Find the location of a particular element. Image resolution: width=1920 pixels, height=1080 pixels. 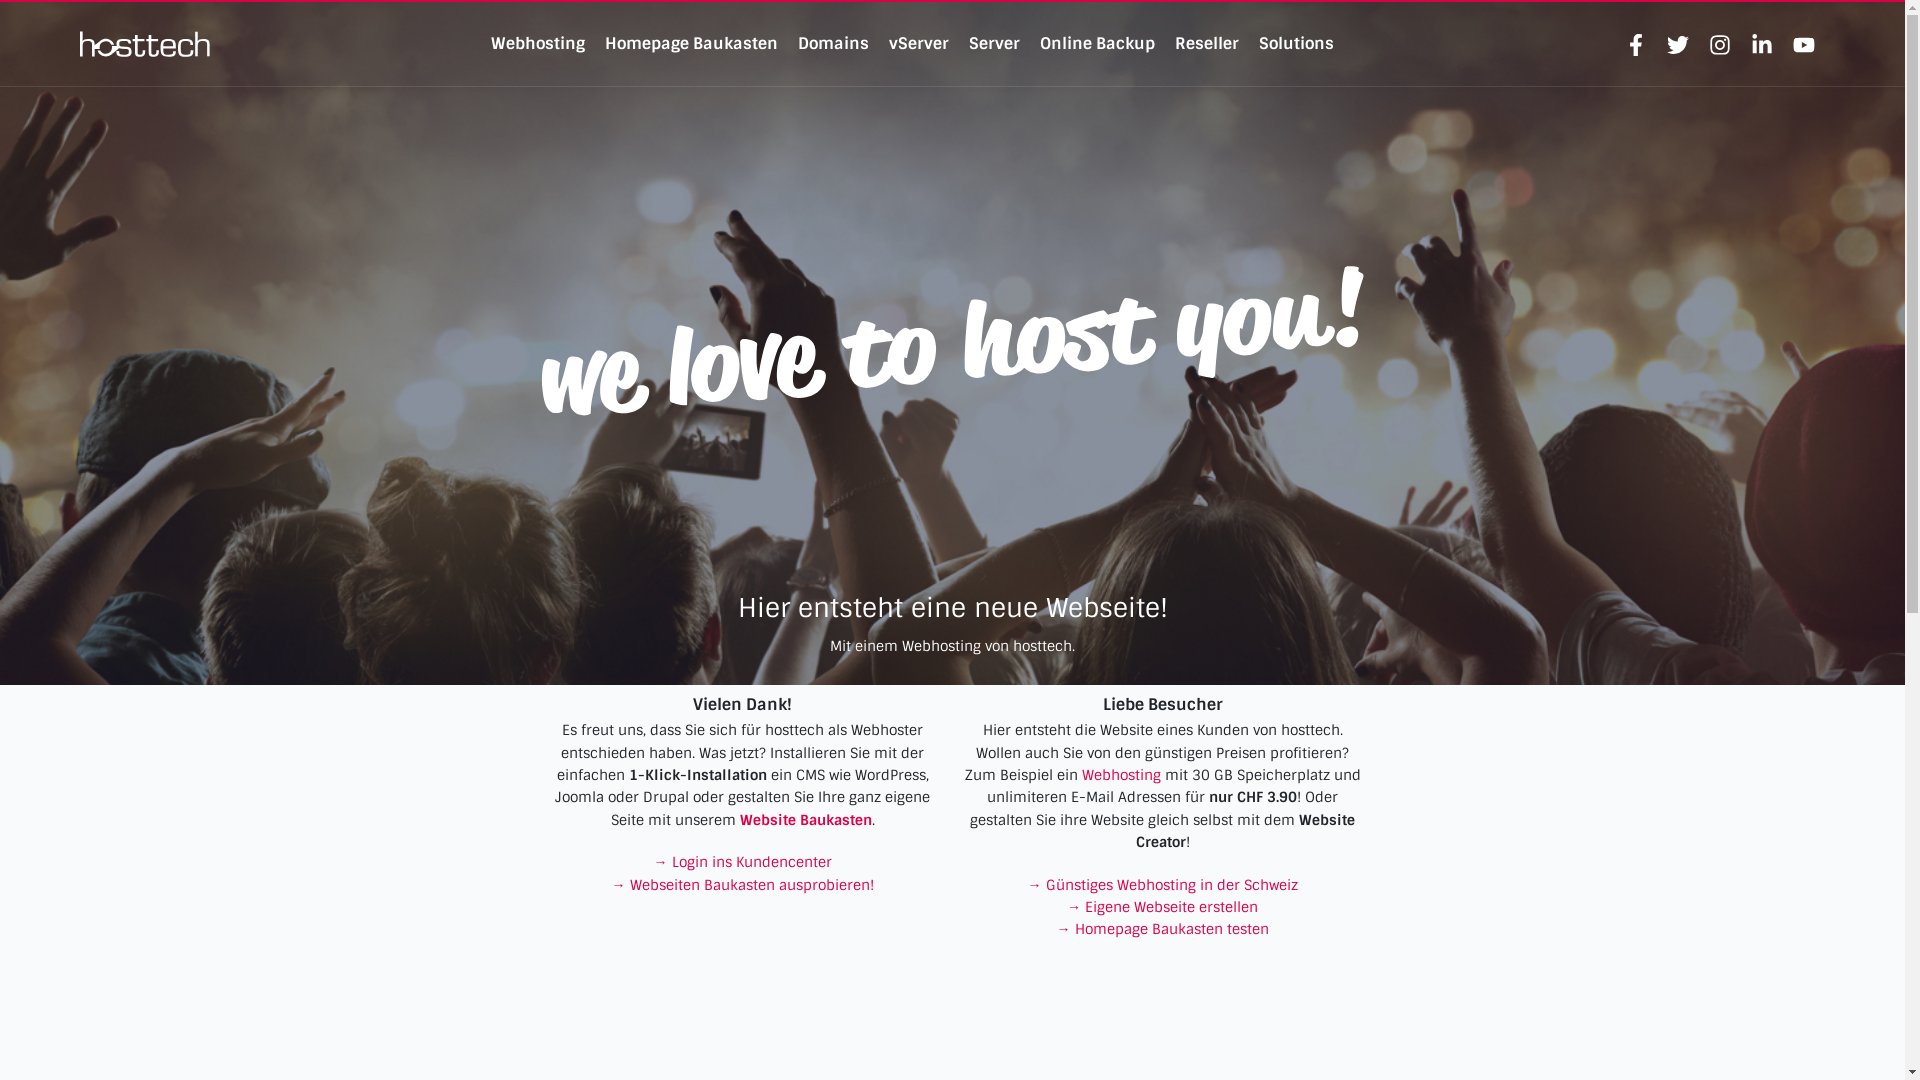

'Reseller' is located at coordinates (1205, 43).